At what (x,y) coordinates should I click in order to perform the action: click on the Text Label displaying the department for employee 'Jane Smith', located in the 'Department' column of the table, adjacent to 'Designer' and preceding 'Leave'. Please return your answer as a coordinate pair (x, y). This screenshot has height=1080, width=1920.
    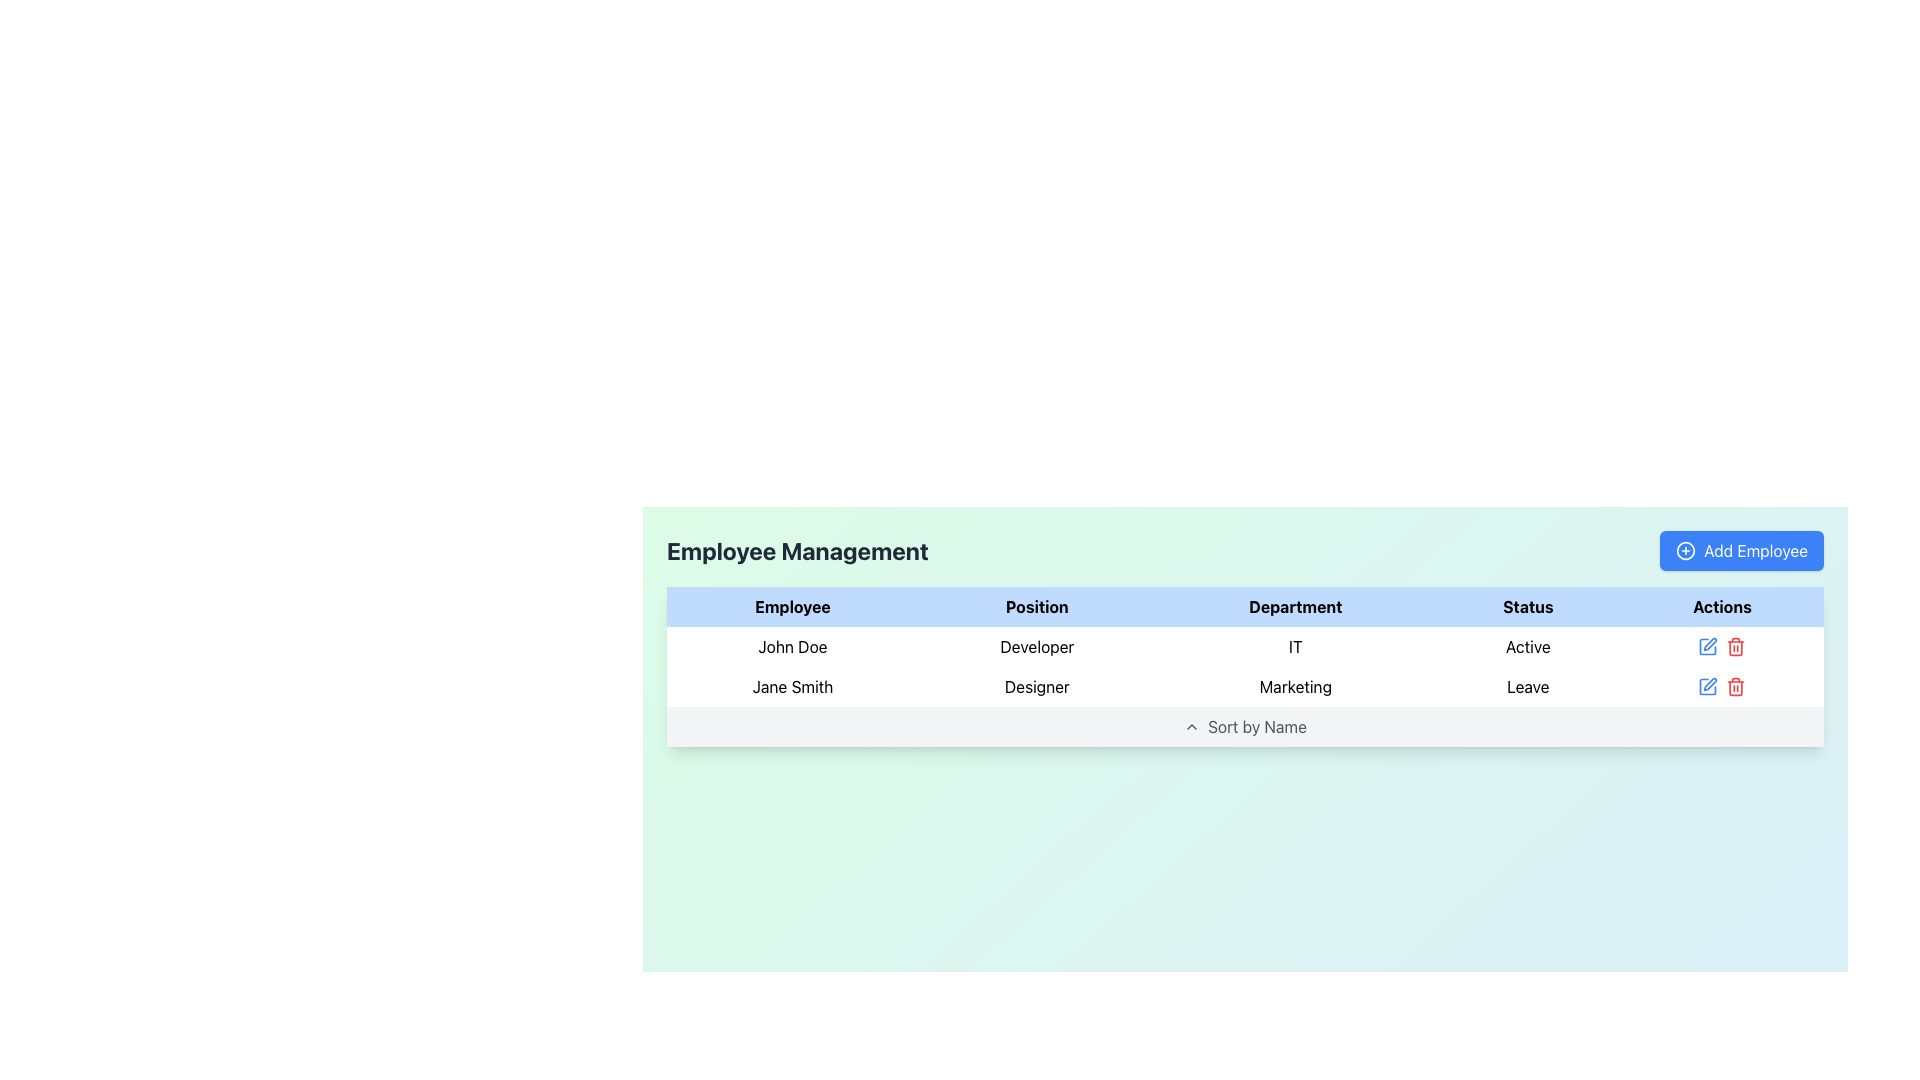
    Looking at the image, I should click on (1295, 685).